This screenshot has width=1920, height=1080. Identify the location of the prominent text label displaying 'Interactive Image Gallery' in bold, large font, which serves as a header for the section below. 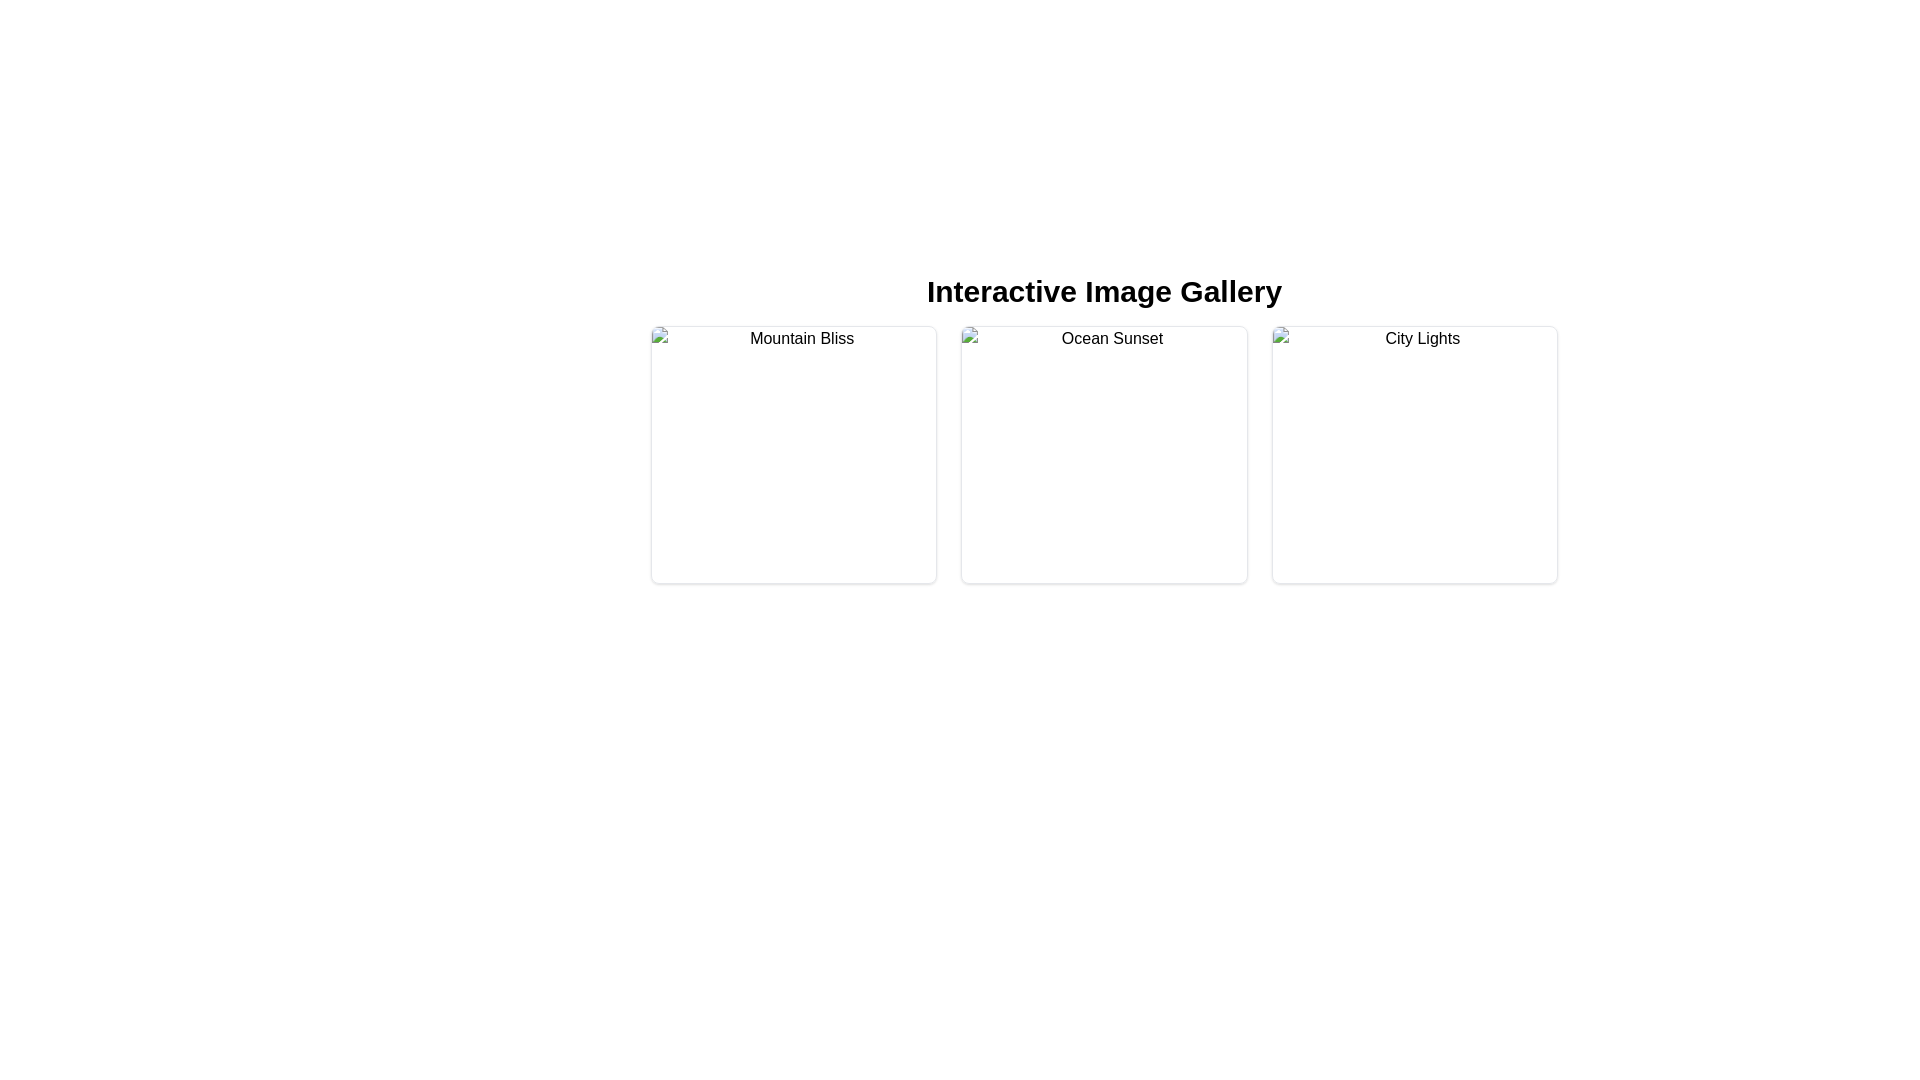
(1103, 292).